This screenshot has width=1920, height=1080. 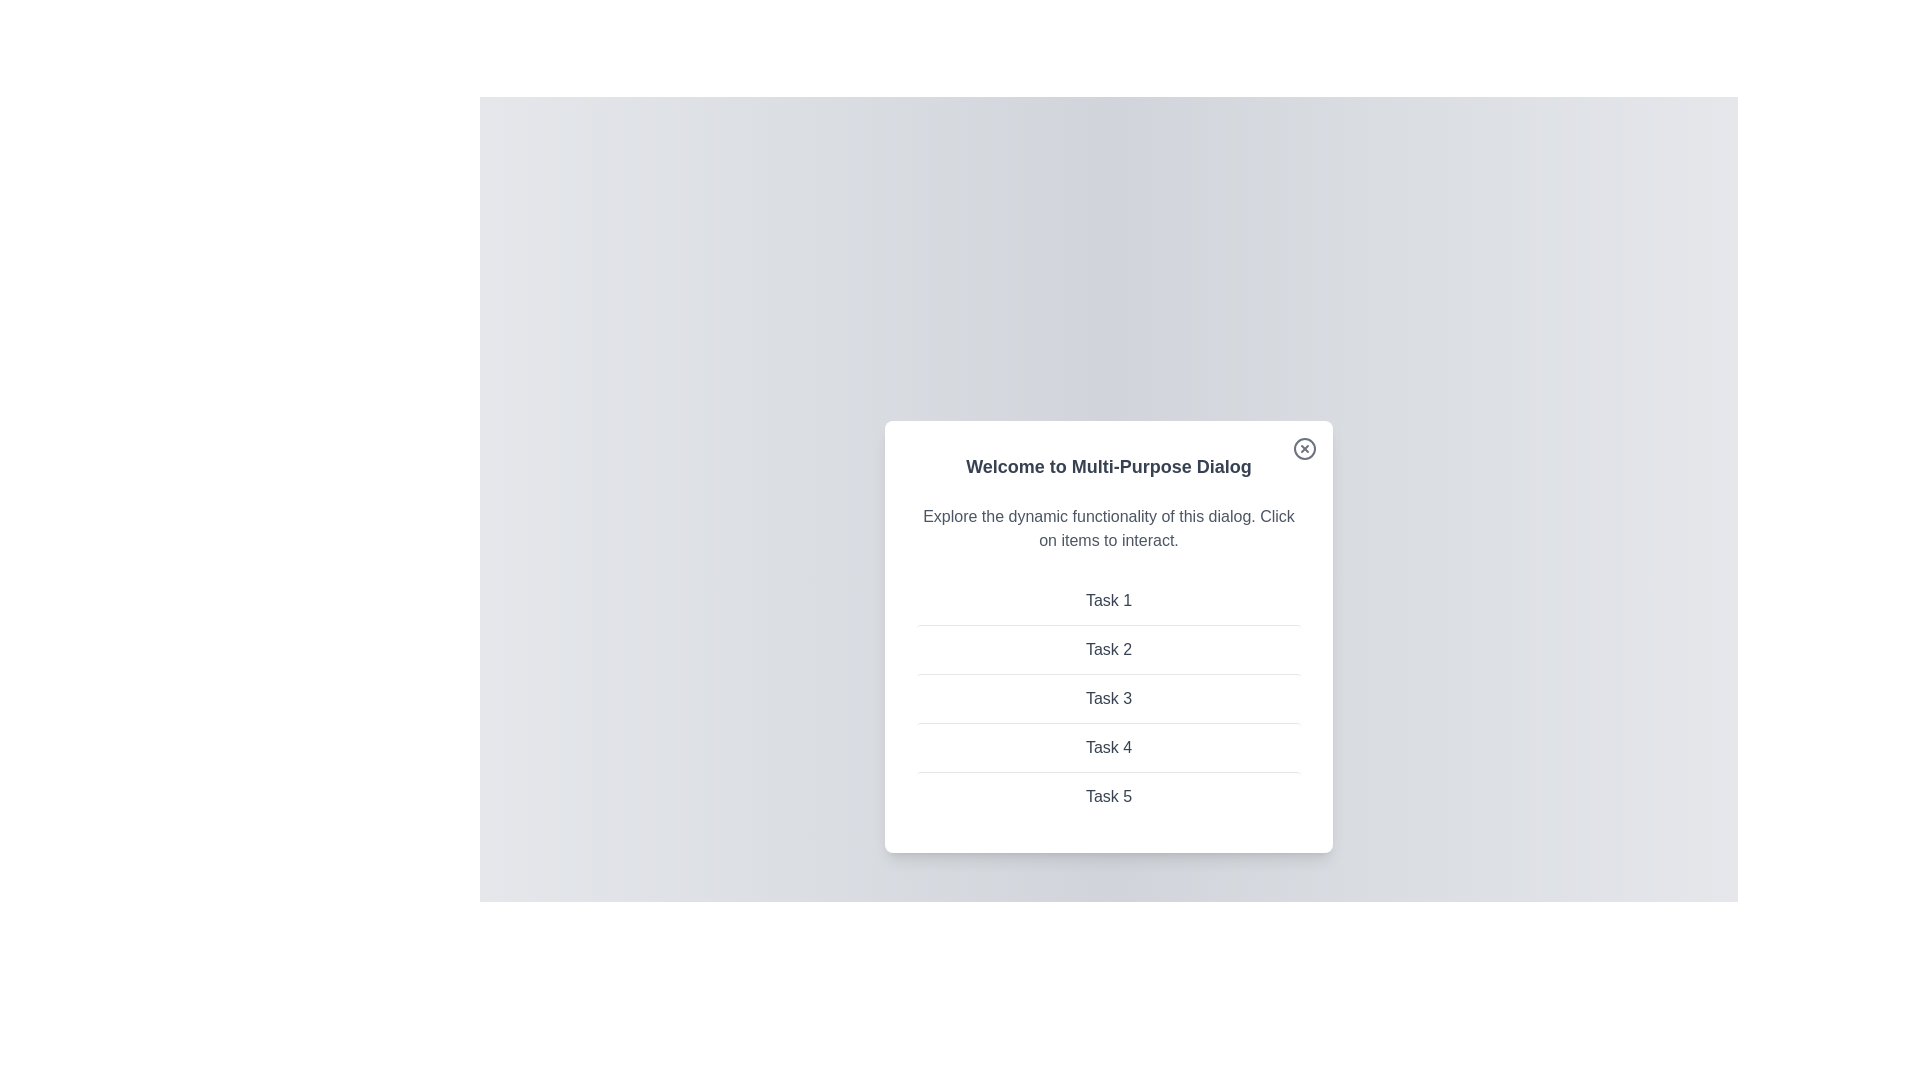 I want to click on the item Task 4 from the list, so click(x=1107, y=747).